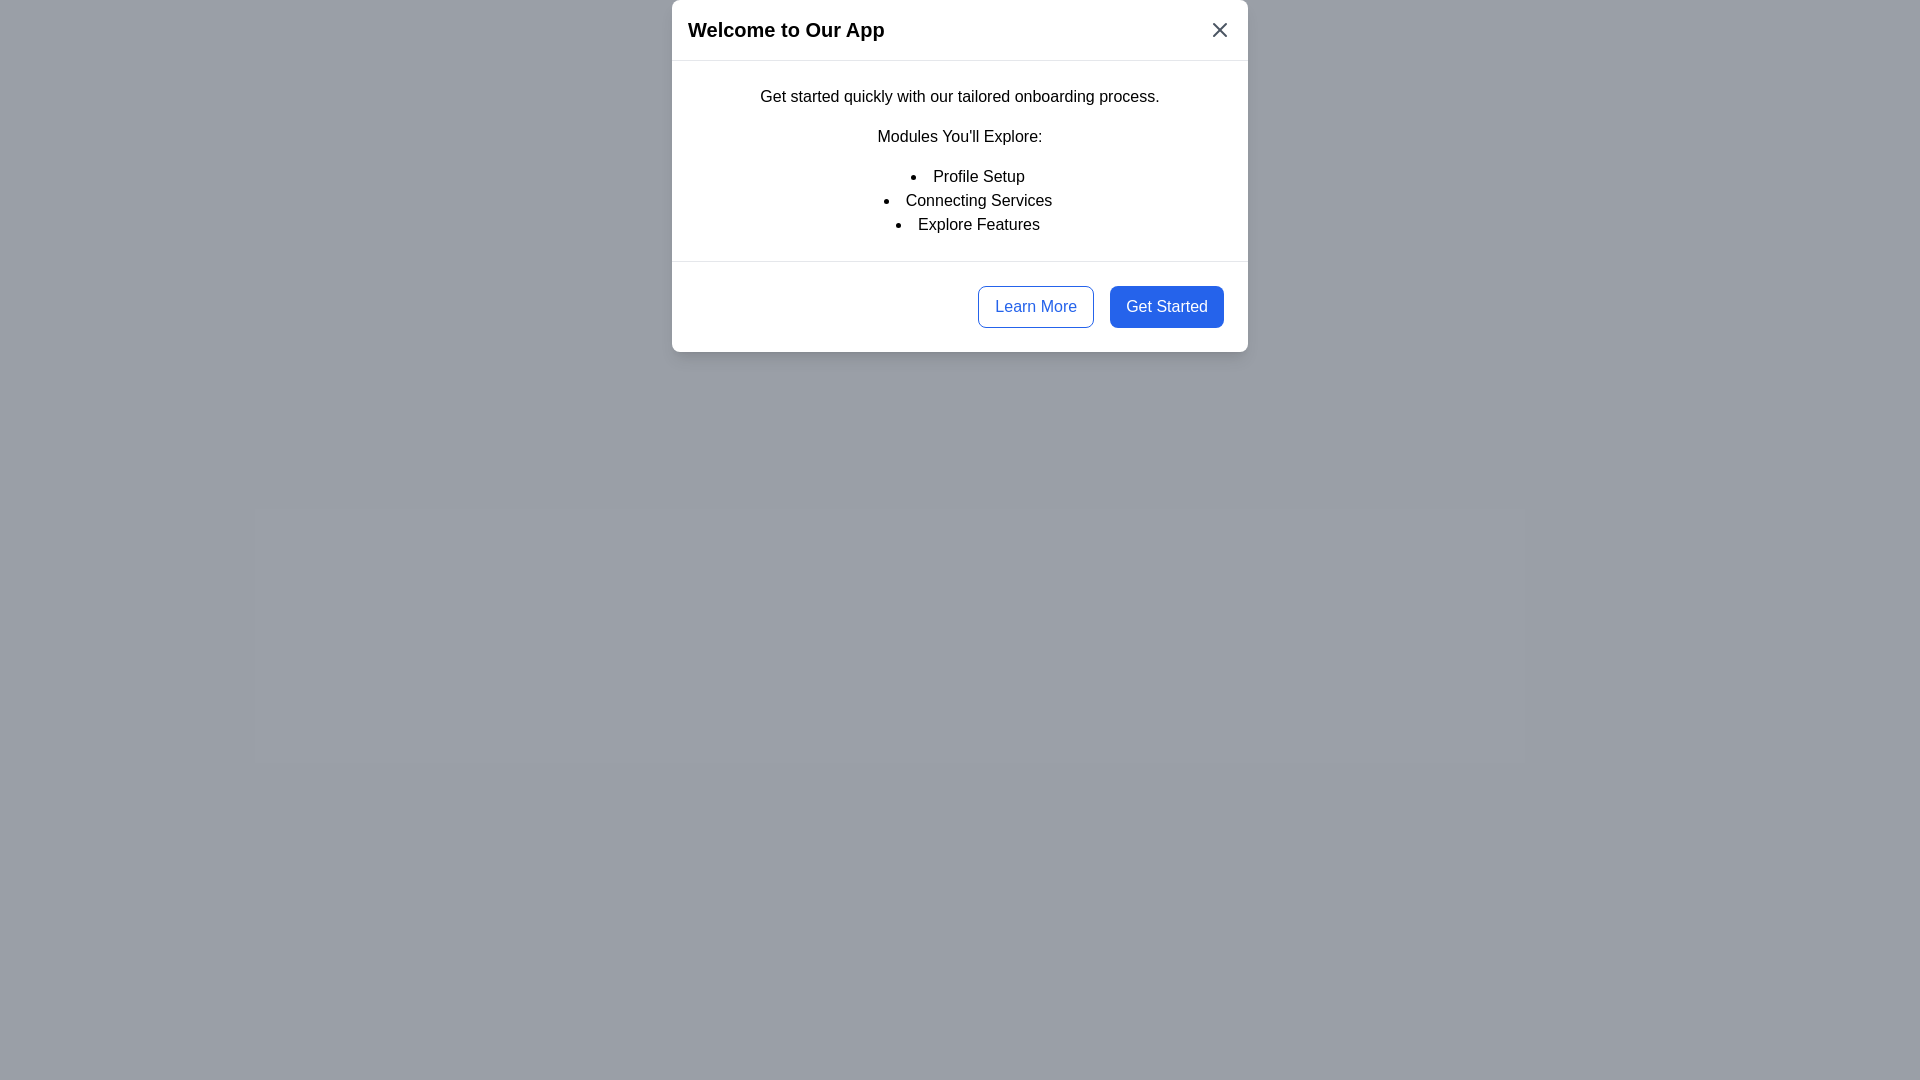 The width and height of the screenshot is (1920, 1080). Describe the element at coordinates (968, 176) in the screenshot. I see `the static text item labeled 'Profile Setup', which is the first item in a vertically arranged bulleted list within a modal dialog` at that location.